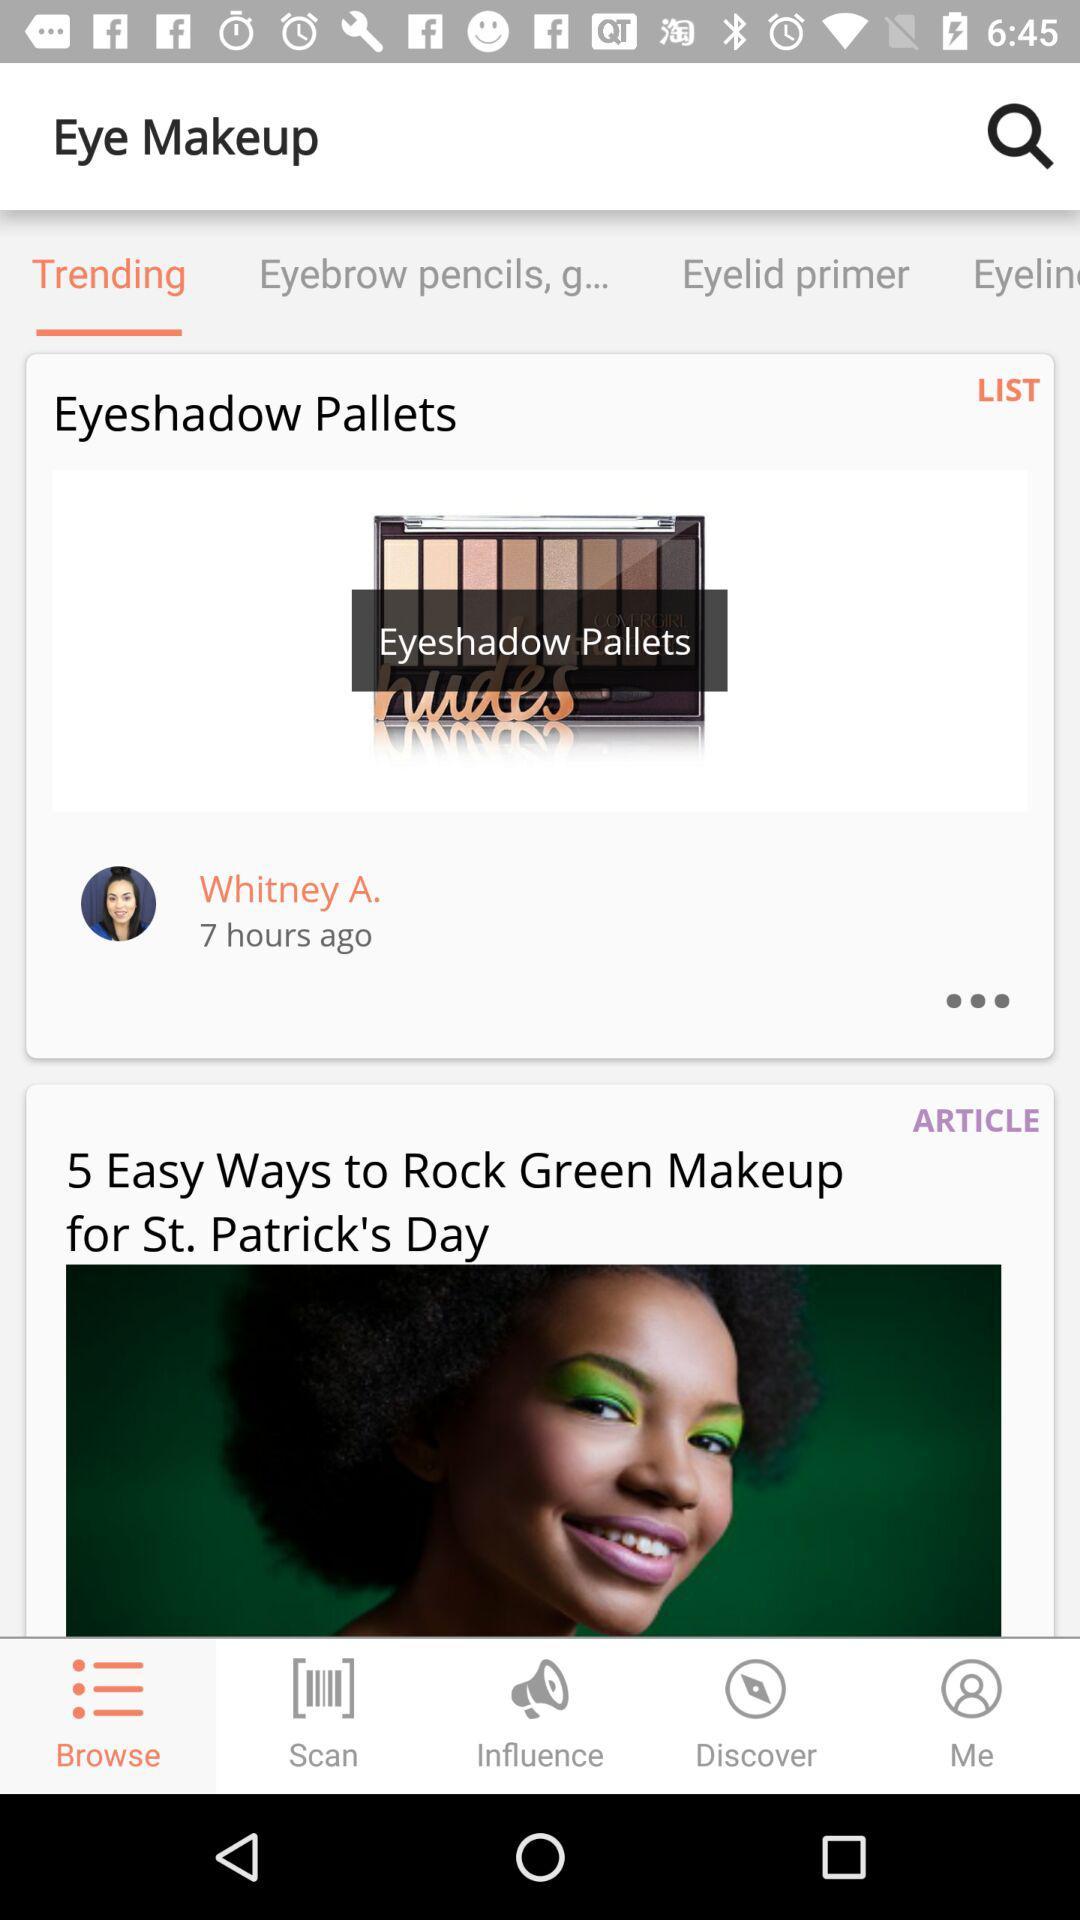 This screenshot has height=1920, width=1080. I want to click on the globe icon, so click(540, 1715).